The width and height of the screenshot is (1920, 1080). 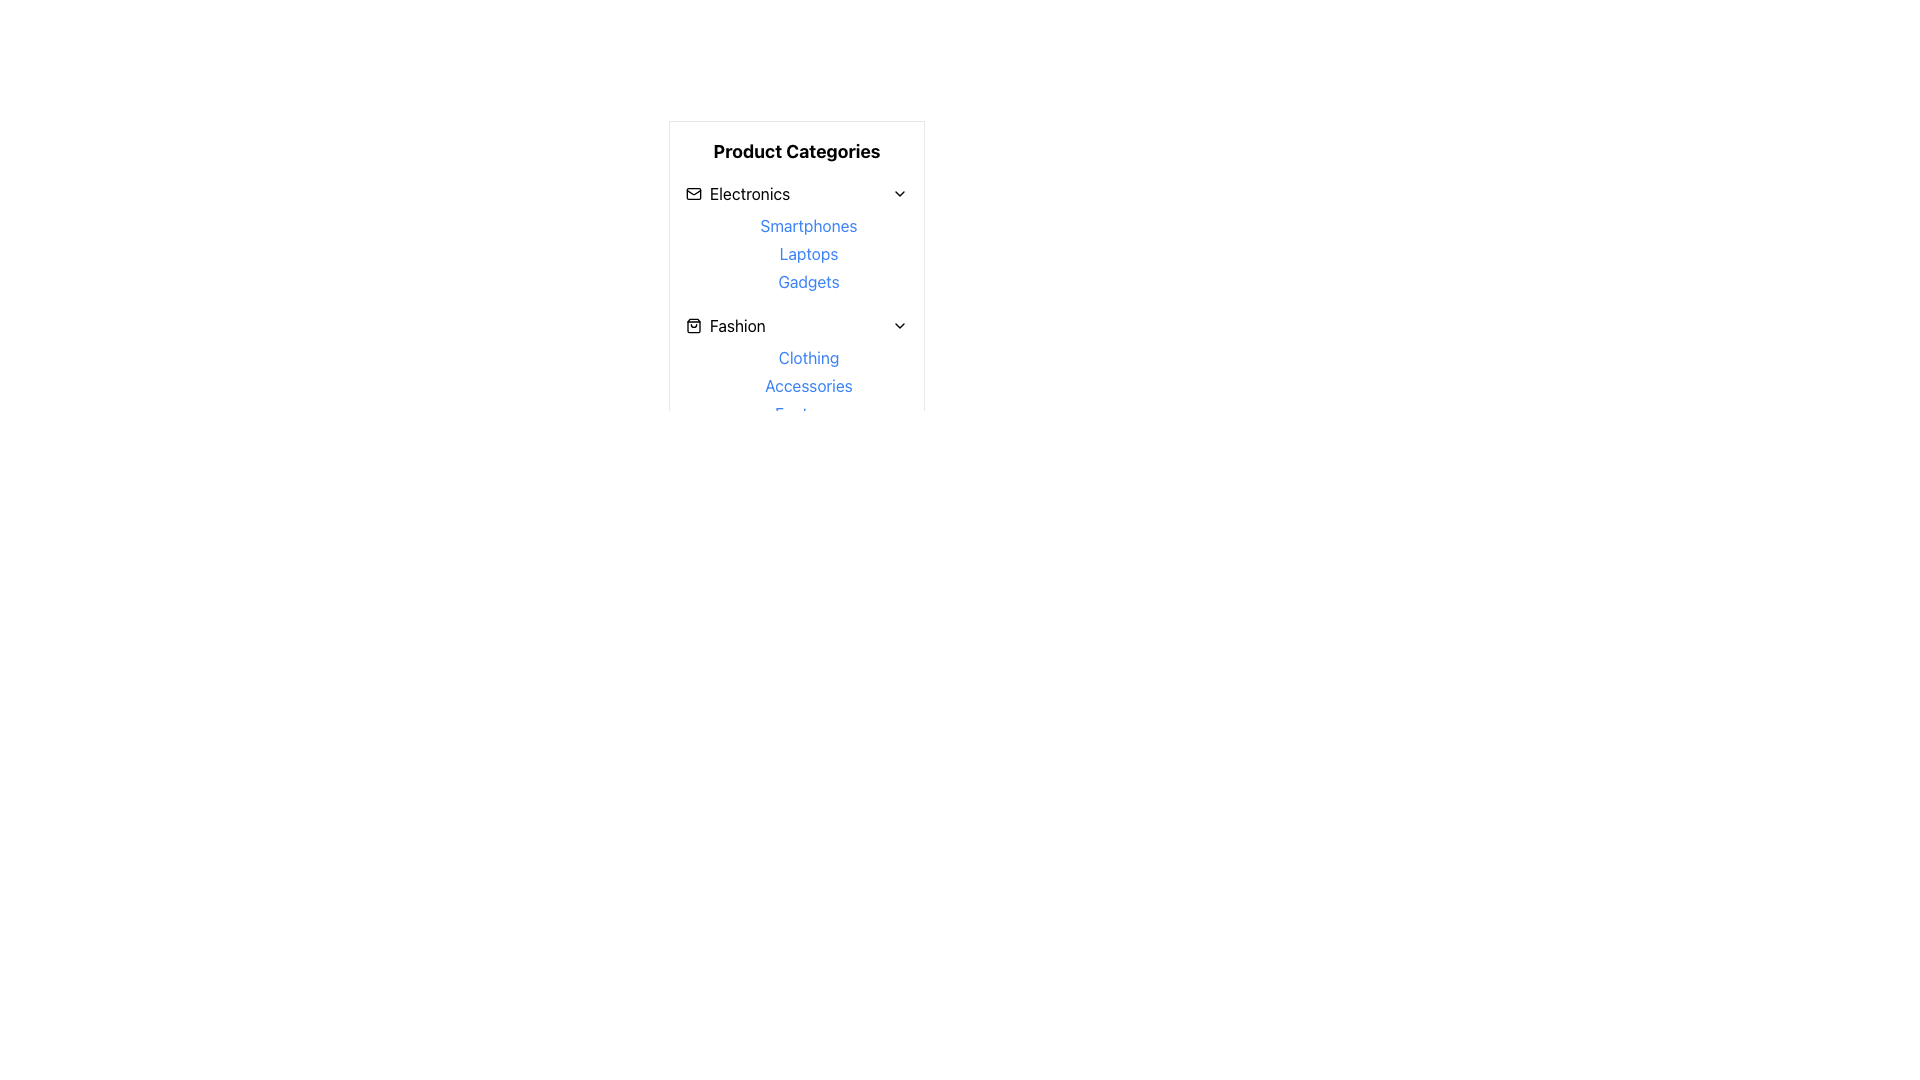 I want to click on the blue text label displaying 'Gadgets', so click(x=809, y=281).